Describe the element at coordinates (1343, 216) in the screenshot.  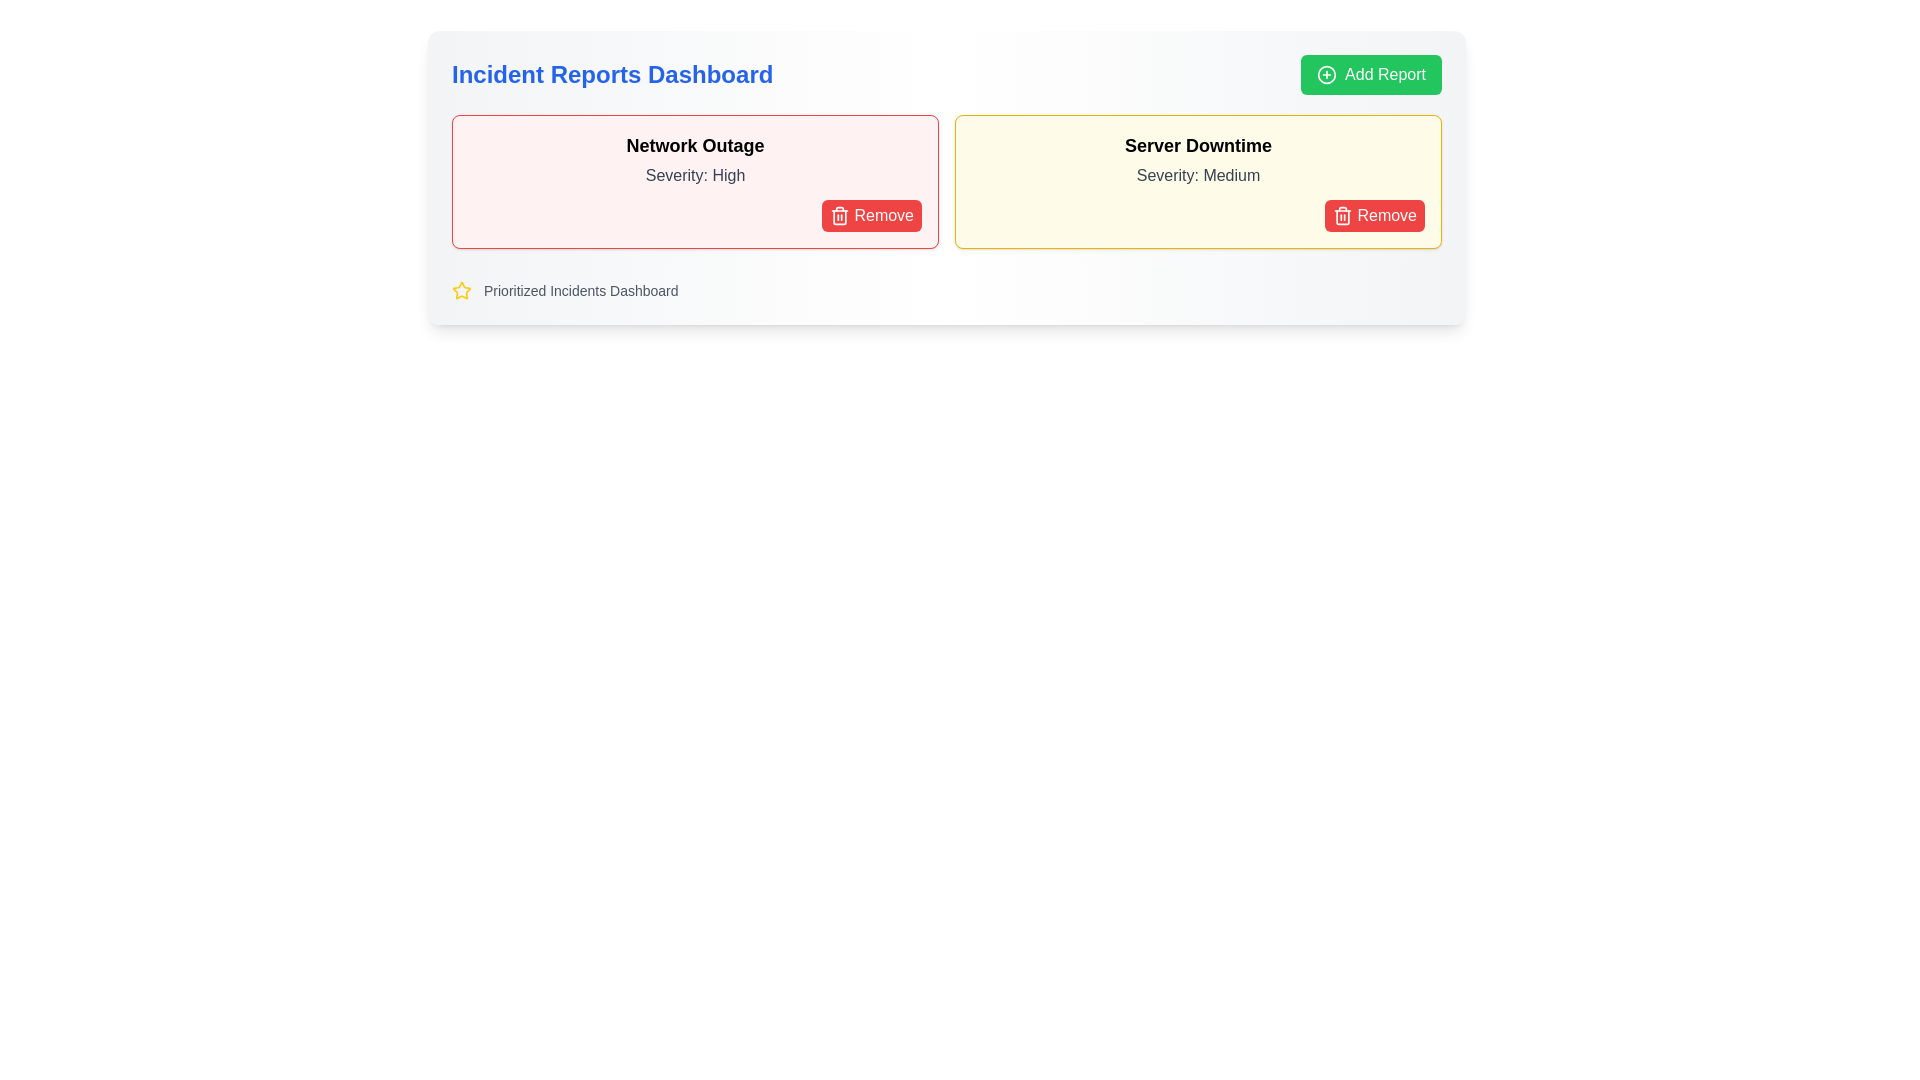
I see `the 'Remove' icon within the red button on the yellow 'Server Downtime' card` at that location.